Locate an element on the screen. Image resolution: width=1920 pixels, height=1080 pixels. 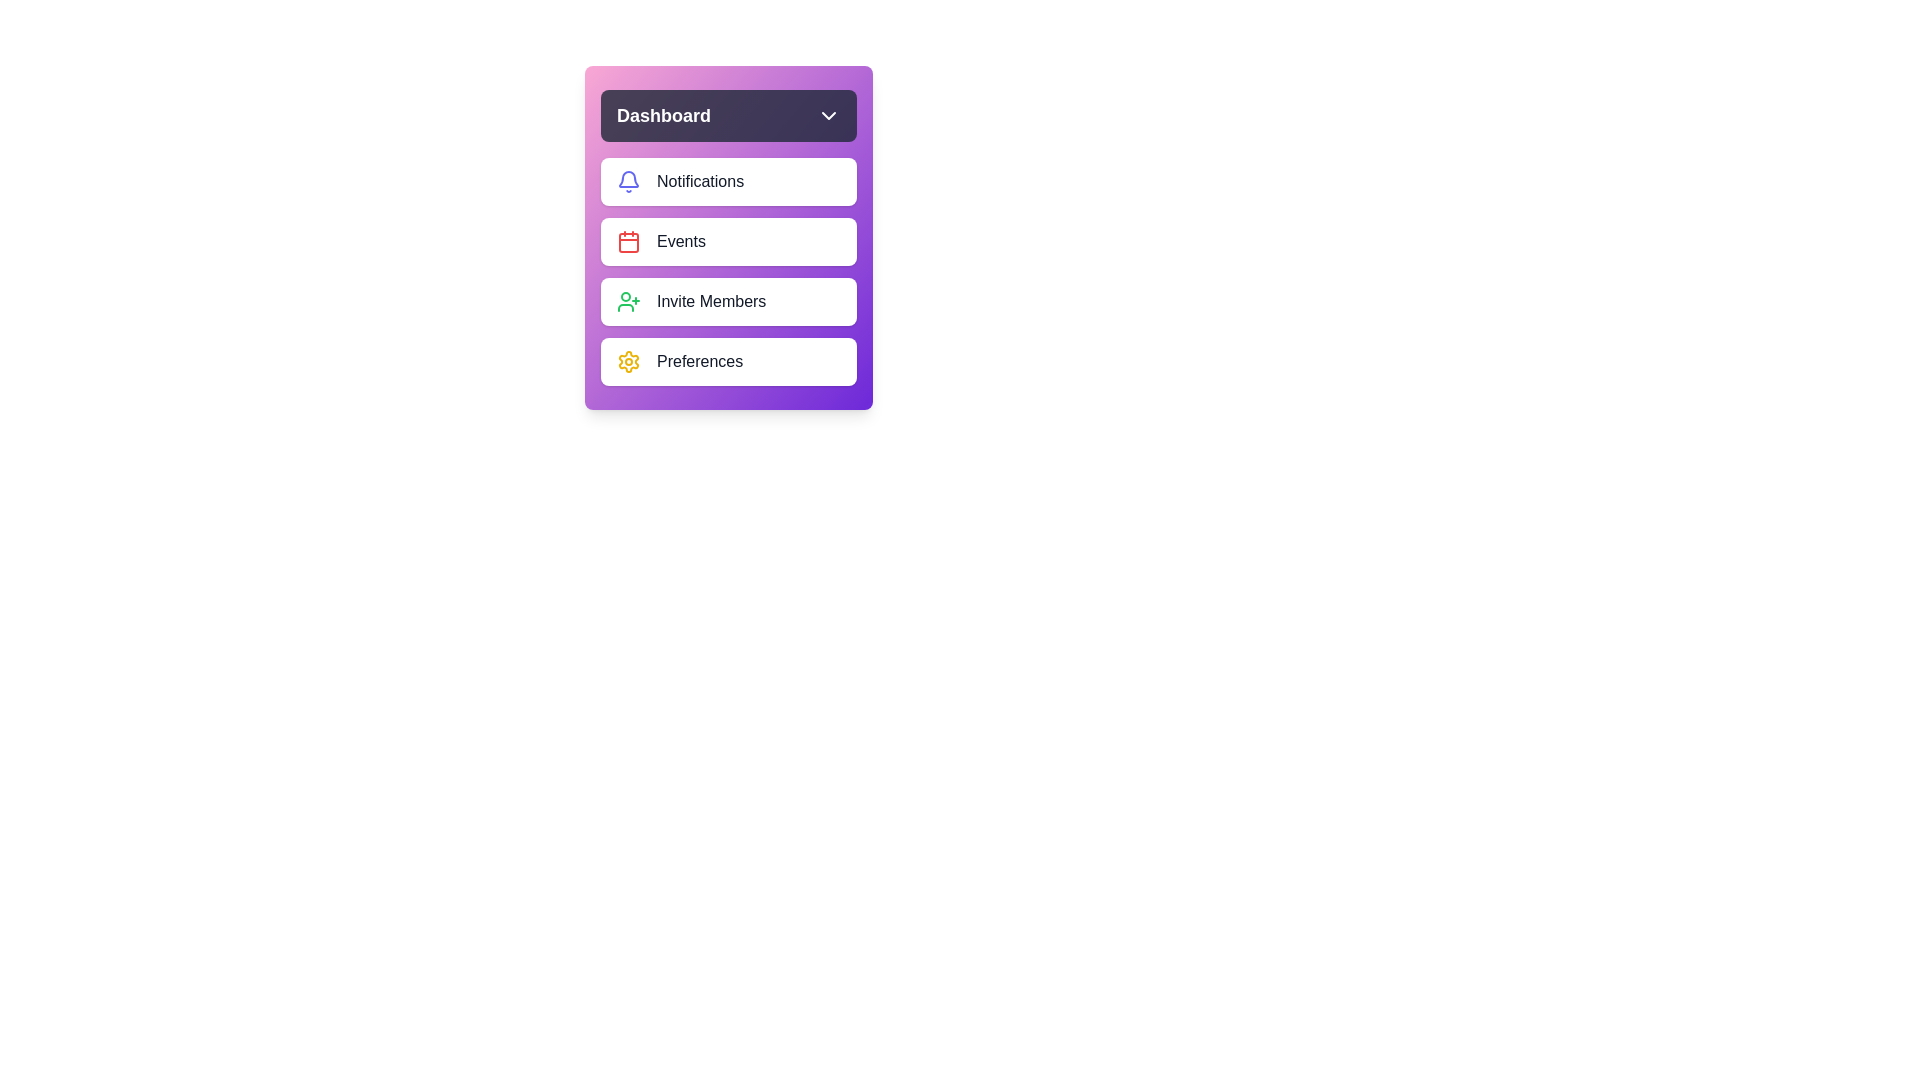
the Notifications icon in the dashboard is located at coordinates (627, 181).